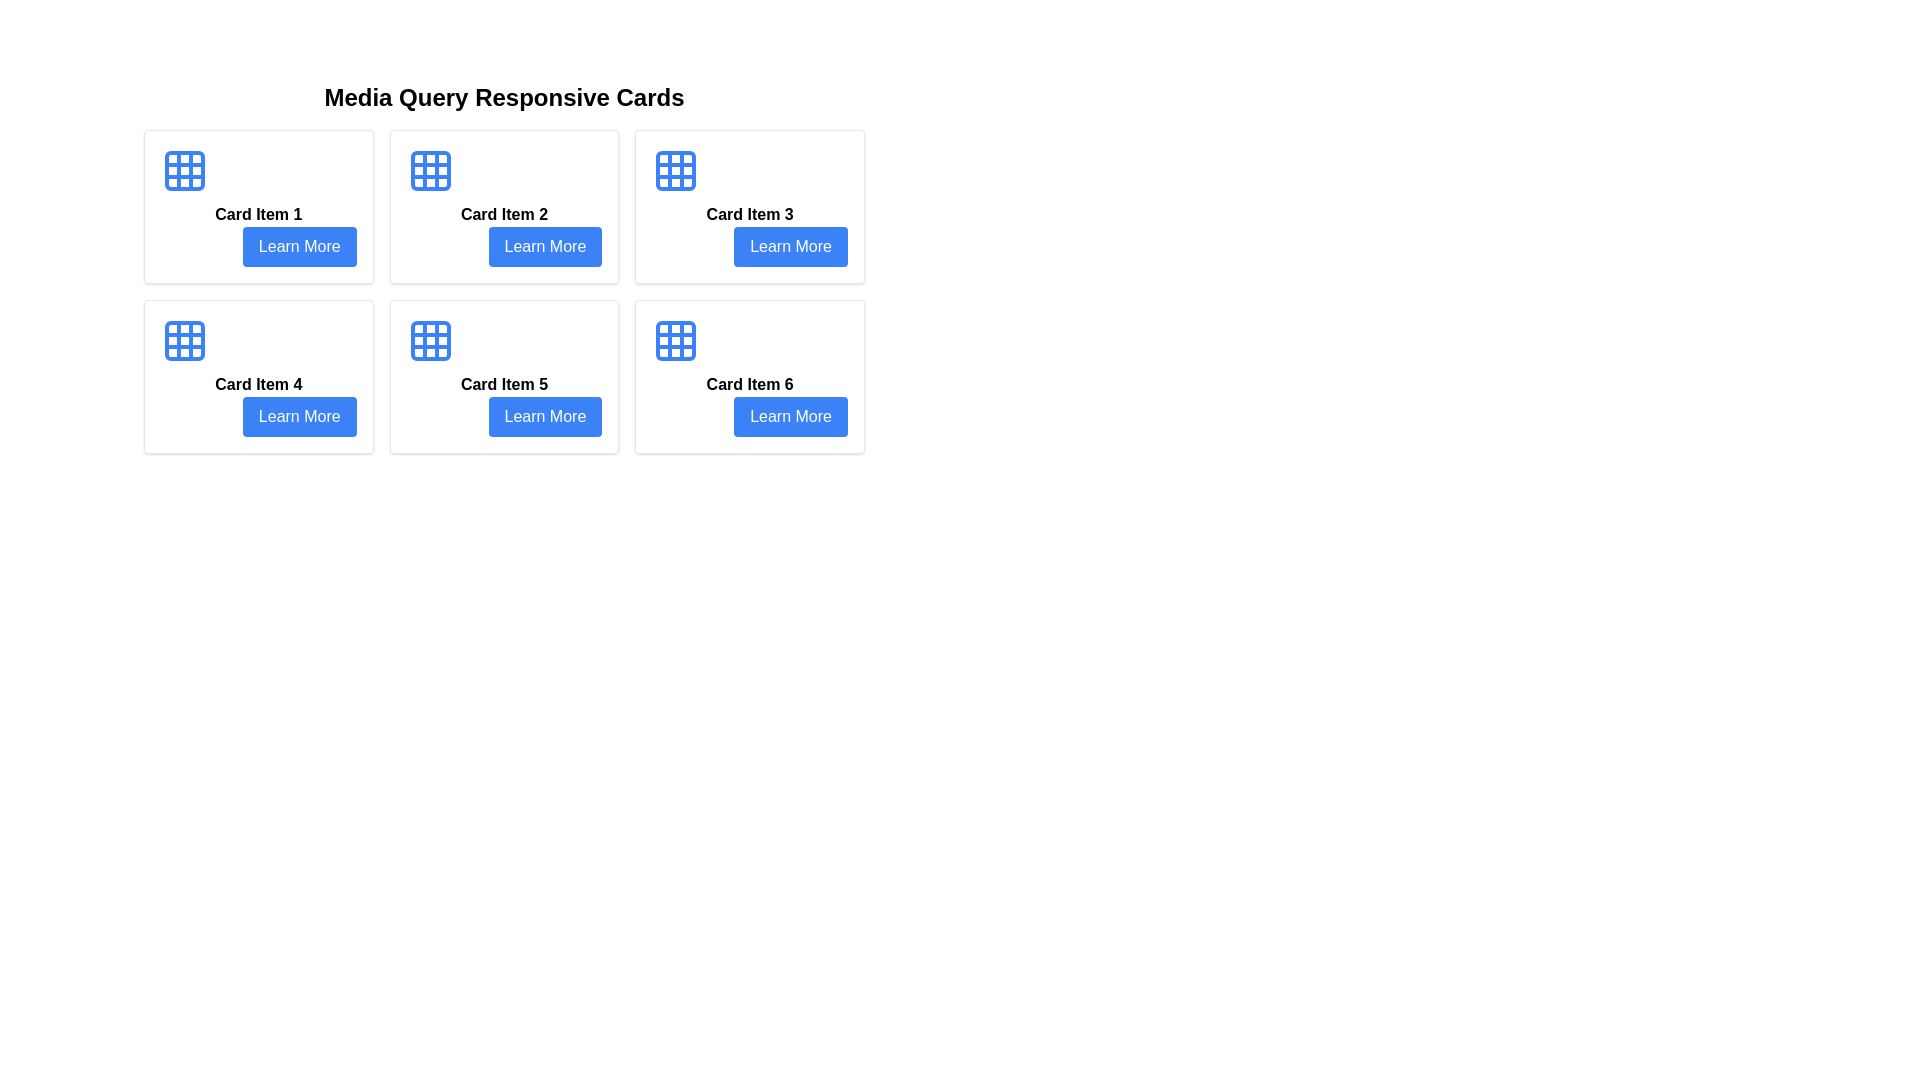 The height and width of the screenshot is (1080, 1920). What do you see at coordinates (790, 245) in the screenshot?
I see `the 'Learn More' button which is a rectangular button with white text on a blue background, located at the bottom right of 'Card Item 3'` at bounding box center [790, 245].